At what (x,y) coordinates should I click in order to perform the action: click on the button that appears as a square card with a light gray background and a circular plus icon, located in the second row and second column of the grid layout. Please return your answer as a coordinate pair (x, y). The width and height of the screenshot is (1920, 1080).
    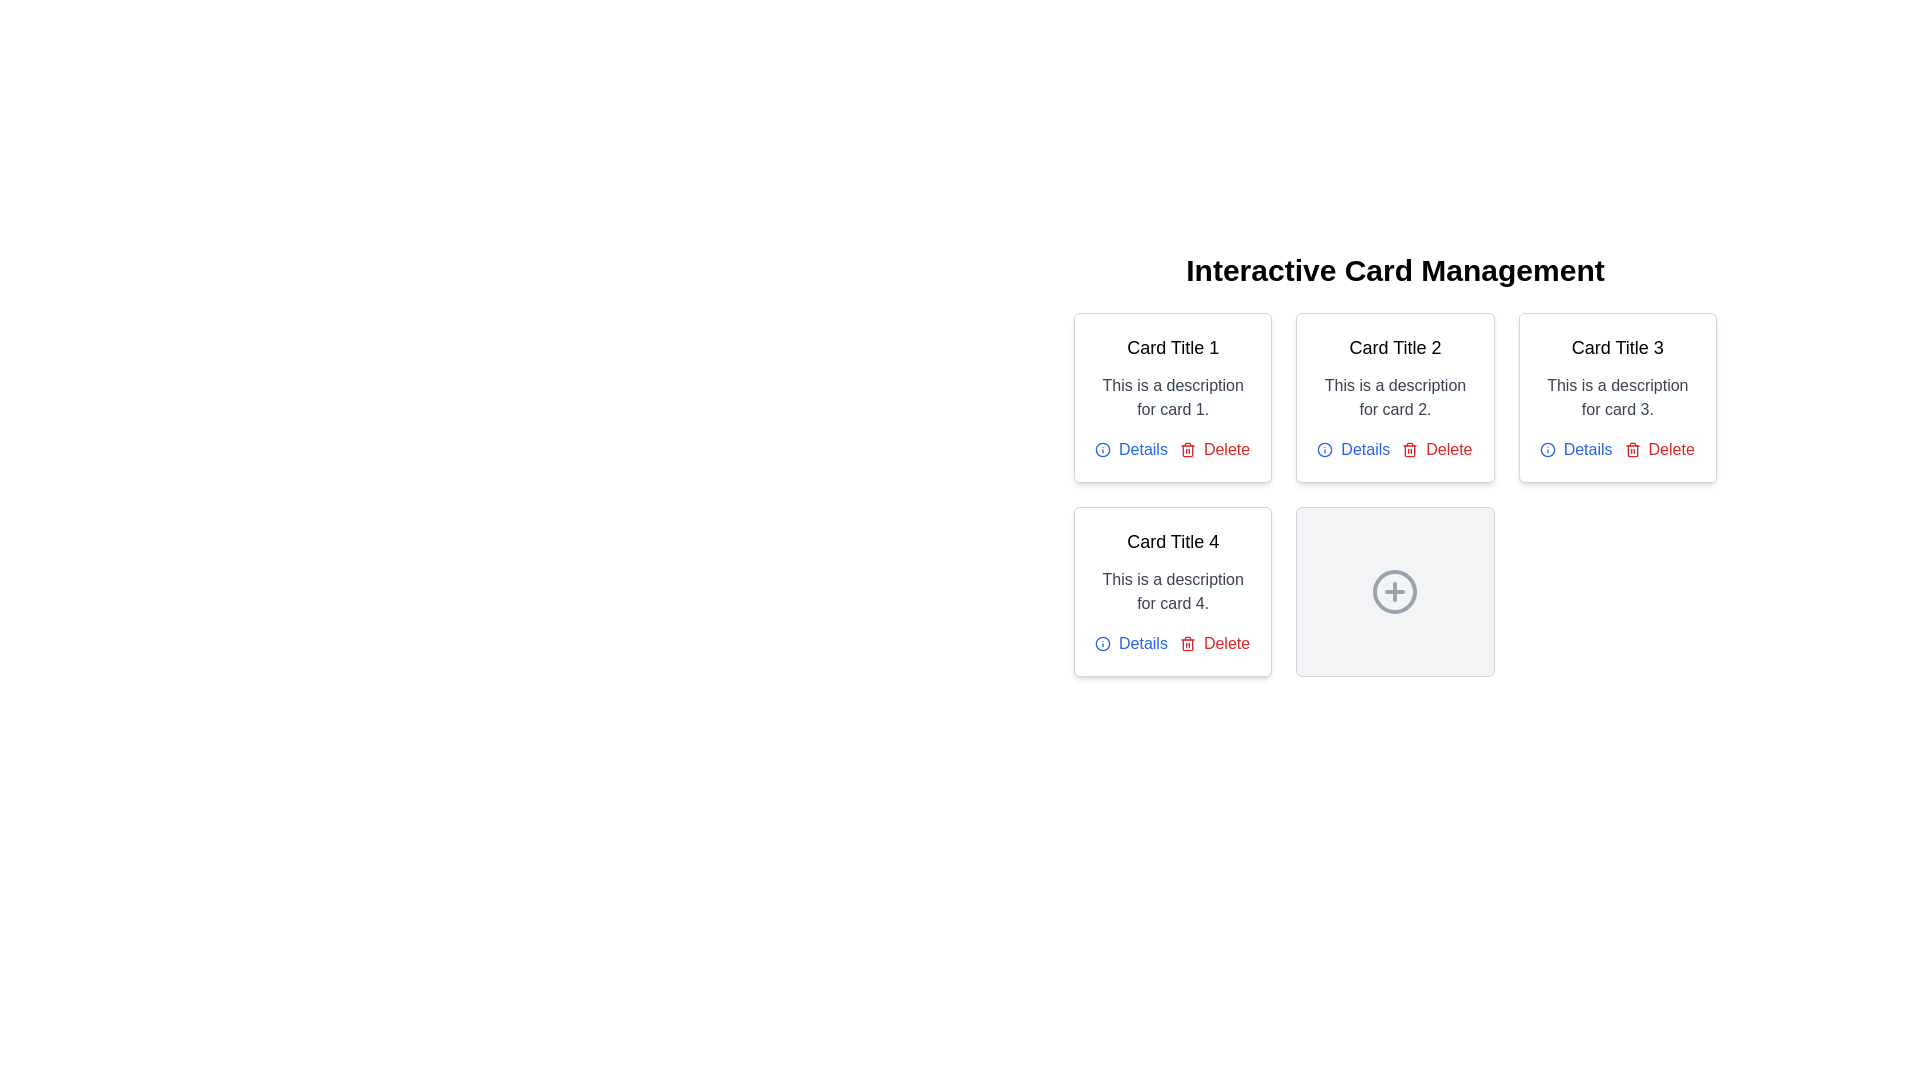
    Looking at the image, I should click on (1394, 590).